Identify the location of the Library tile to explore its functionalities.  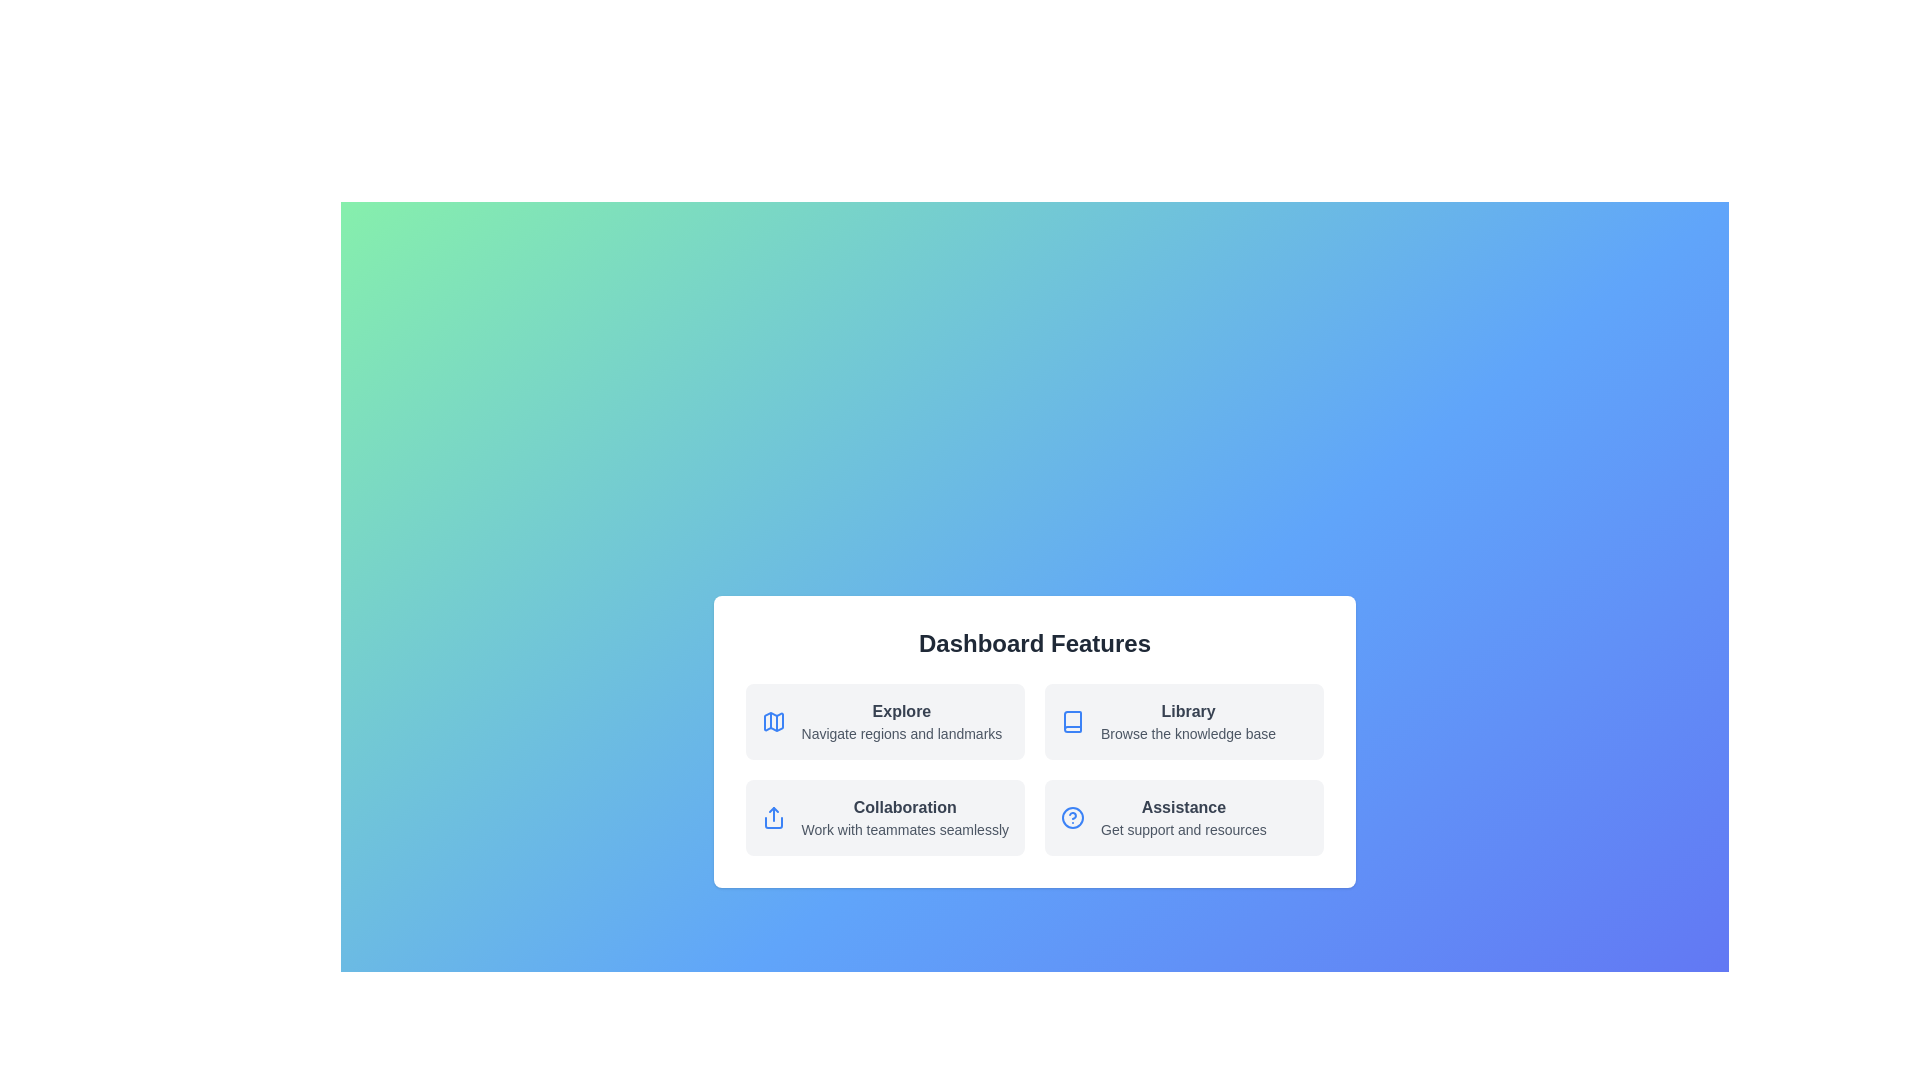
(1184, 721).